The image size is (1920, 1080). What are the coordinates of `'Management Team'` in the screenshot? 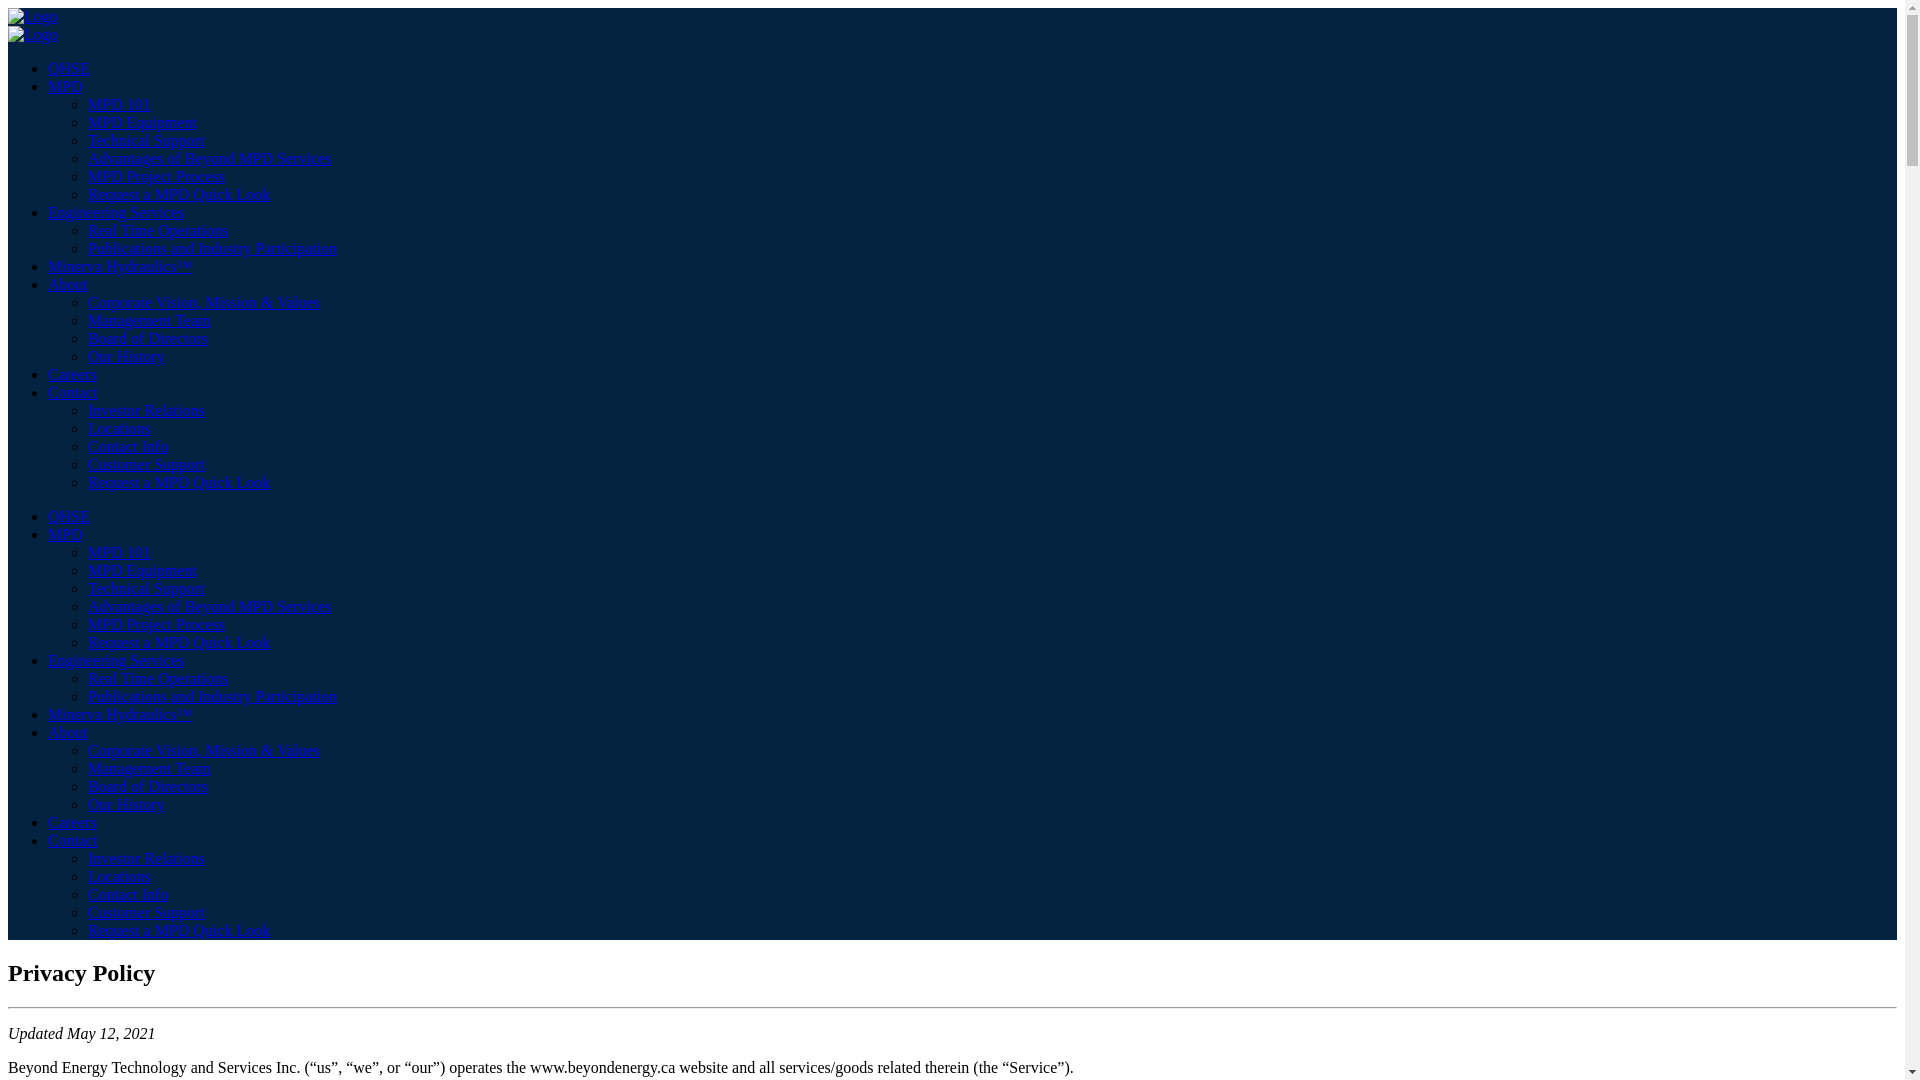 It's located at (148, 319).